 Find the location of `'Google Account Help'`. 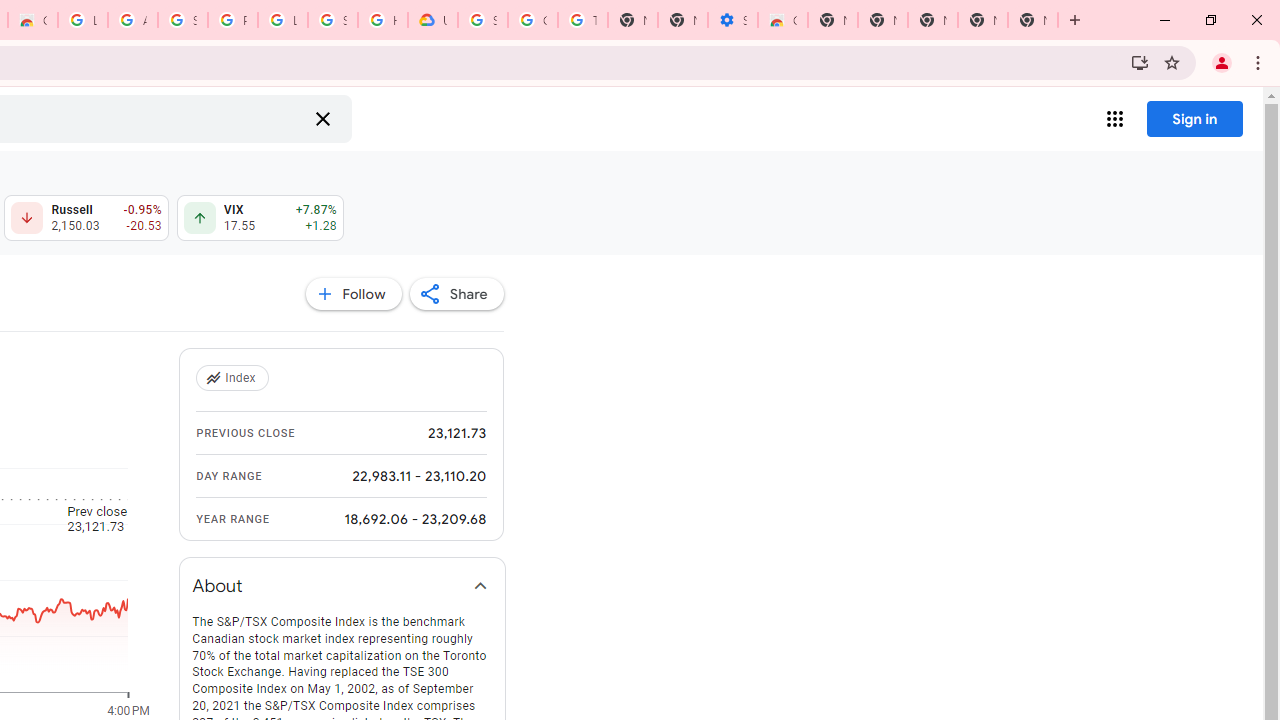

'Google Account Help' is located at coordinates (533, 20).